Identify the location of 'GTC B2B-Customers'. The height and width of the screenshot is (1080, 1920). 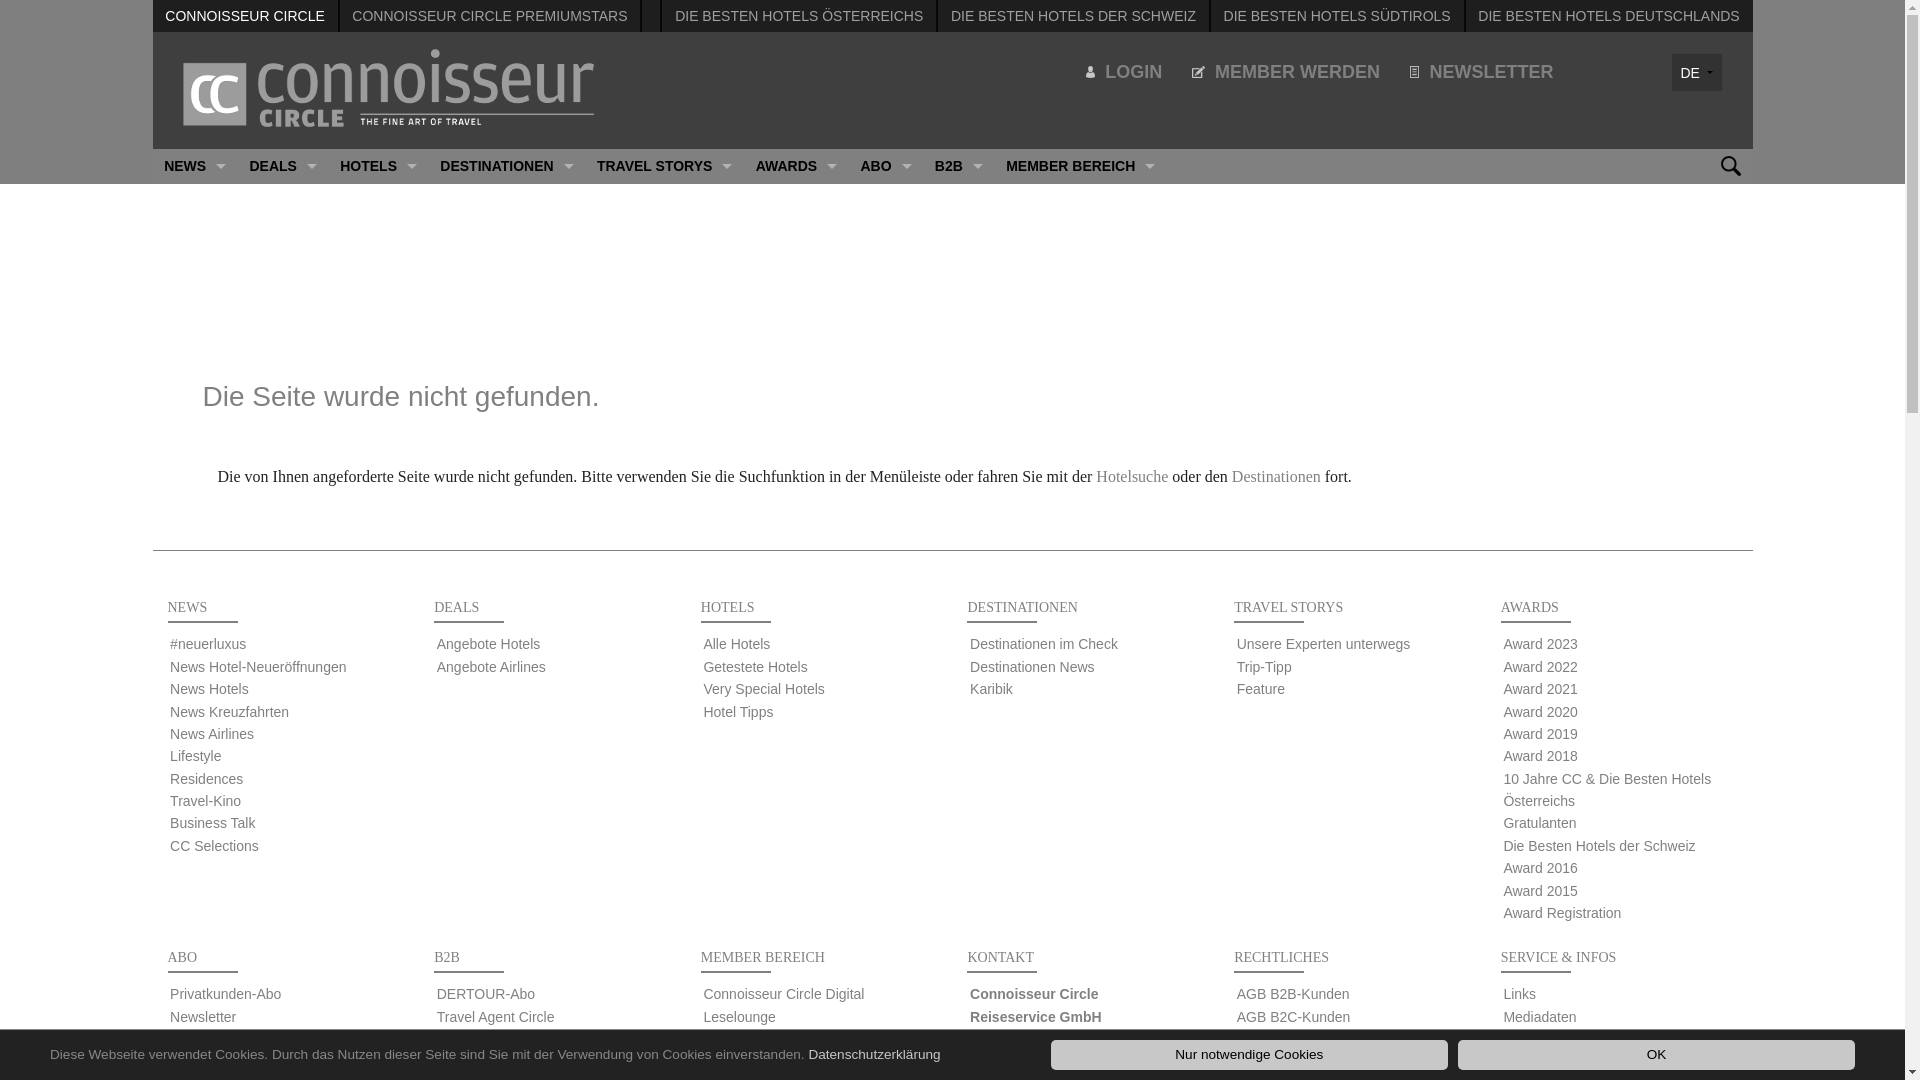
(1236, 1037).